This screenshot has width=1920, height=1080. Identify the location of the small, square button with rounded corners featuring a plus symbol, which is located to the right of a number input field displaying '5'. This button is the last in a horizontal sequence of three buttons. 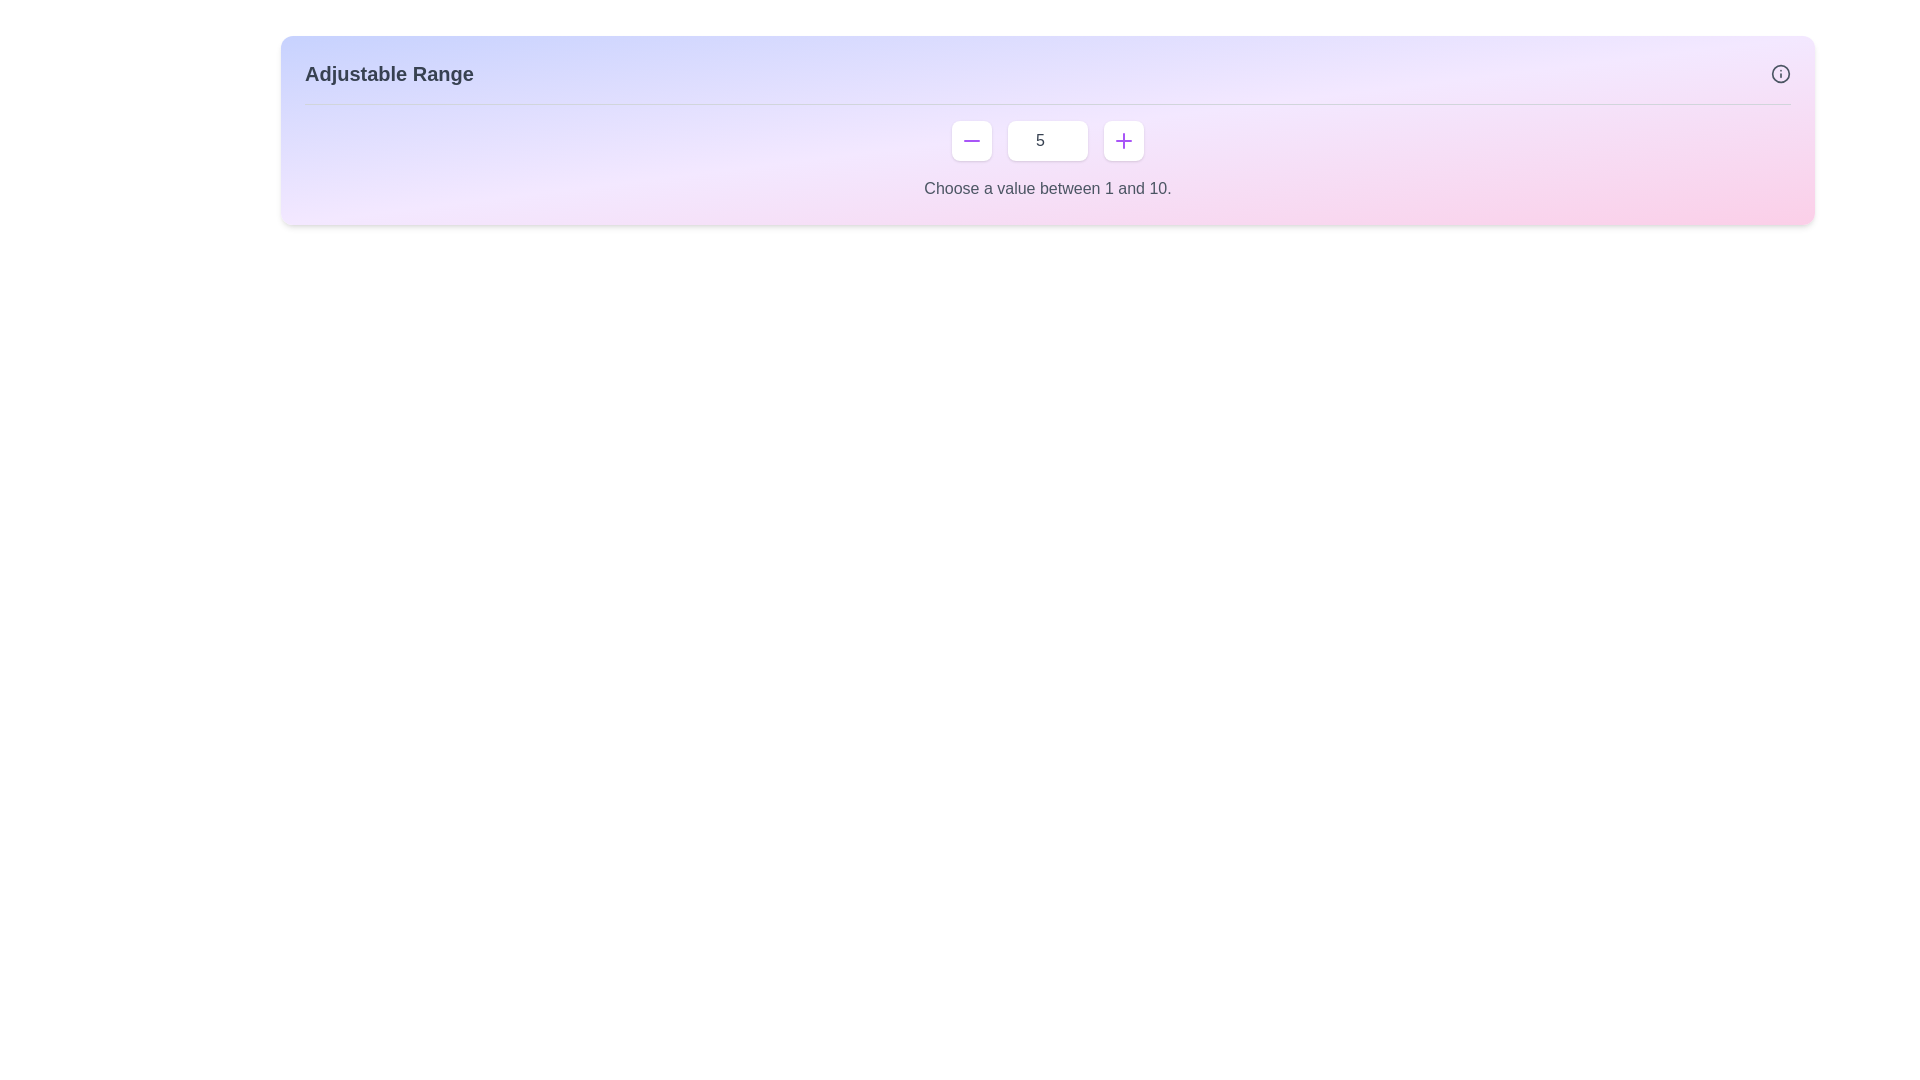
(1123, 140).